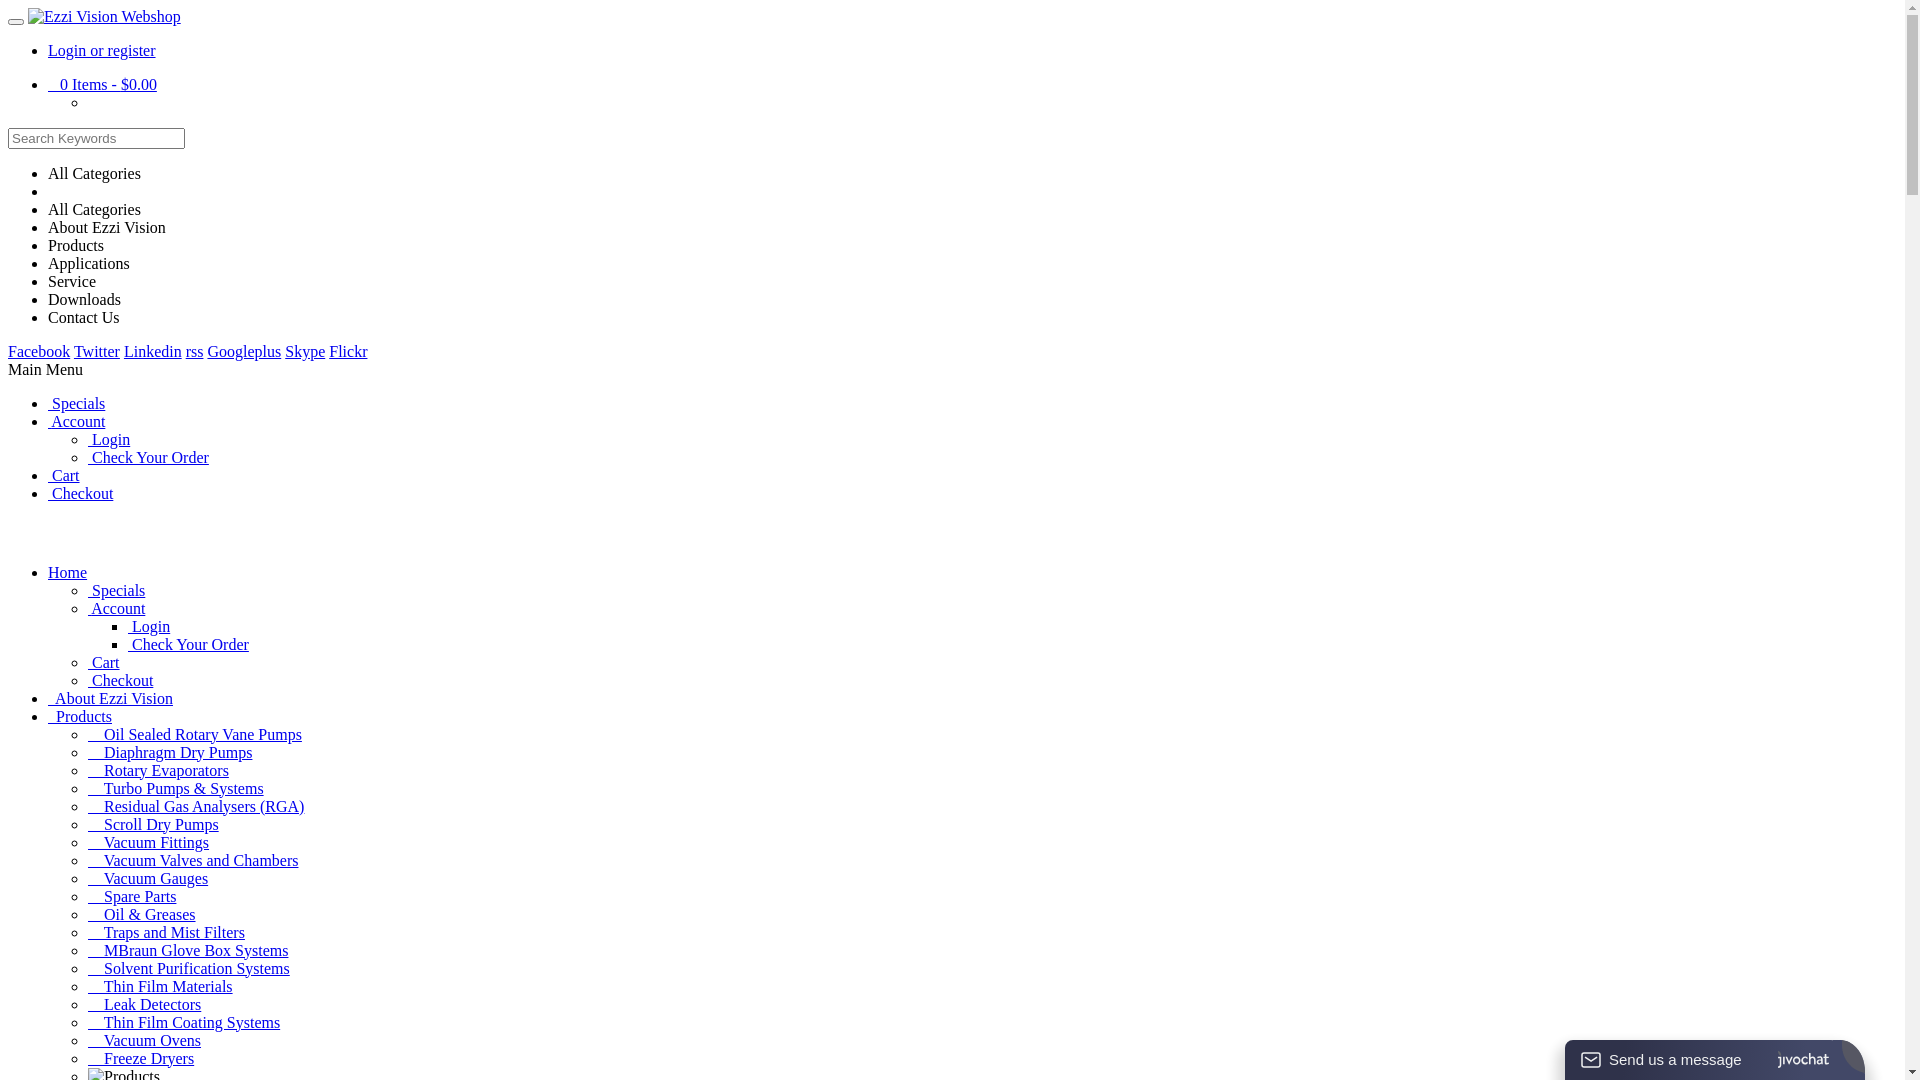 This screenshot has width=1920, height=1080. I want to click on 'Service', so click(72, 281).